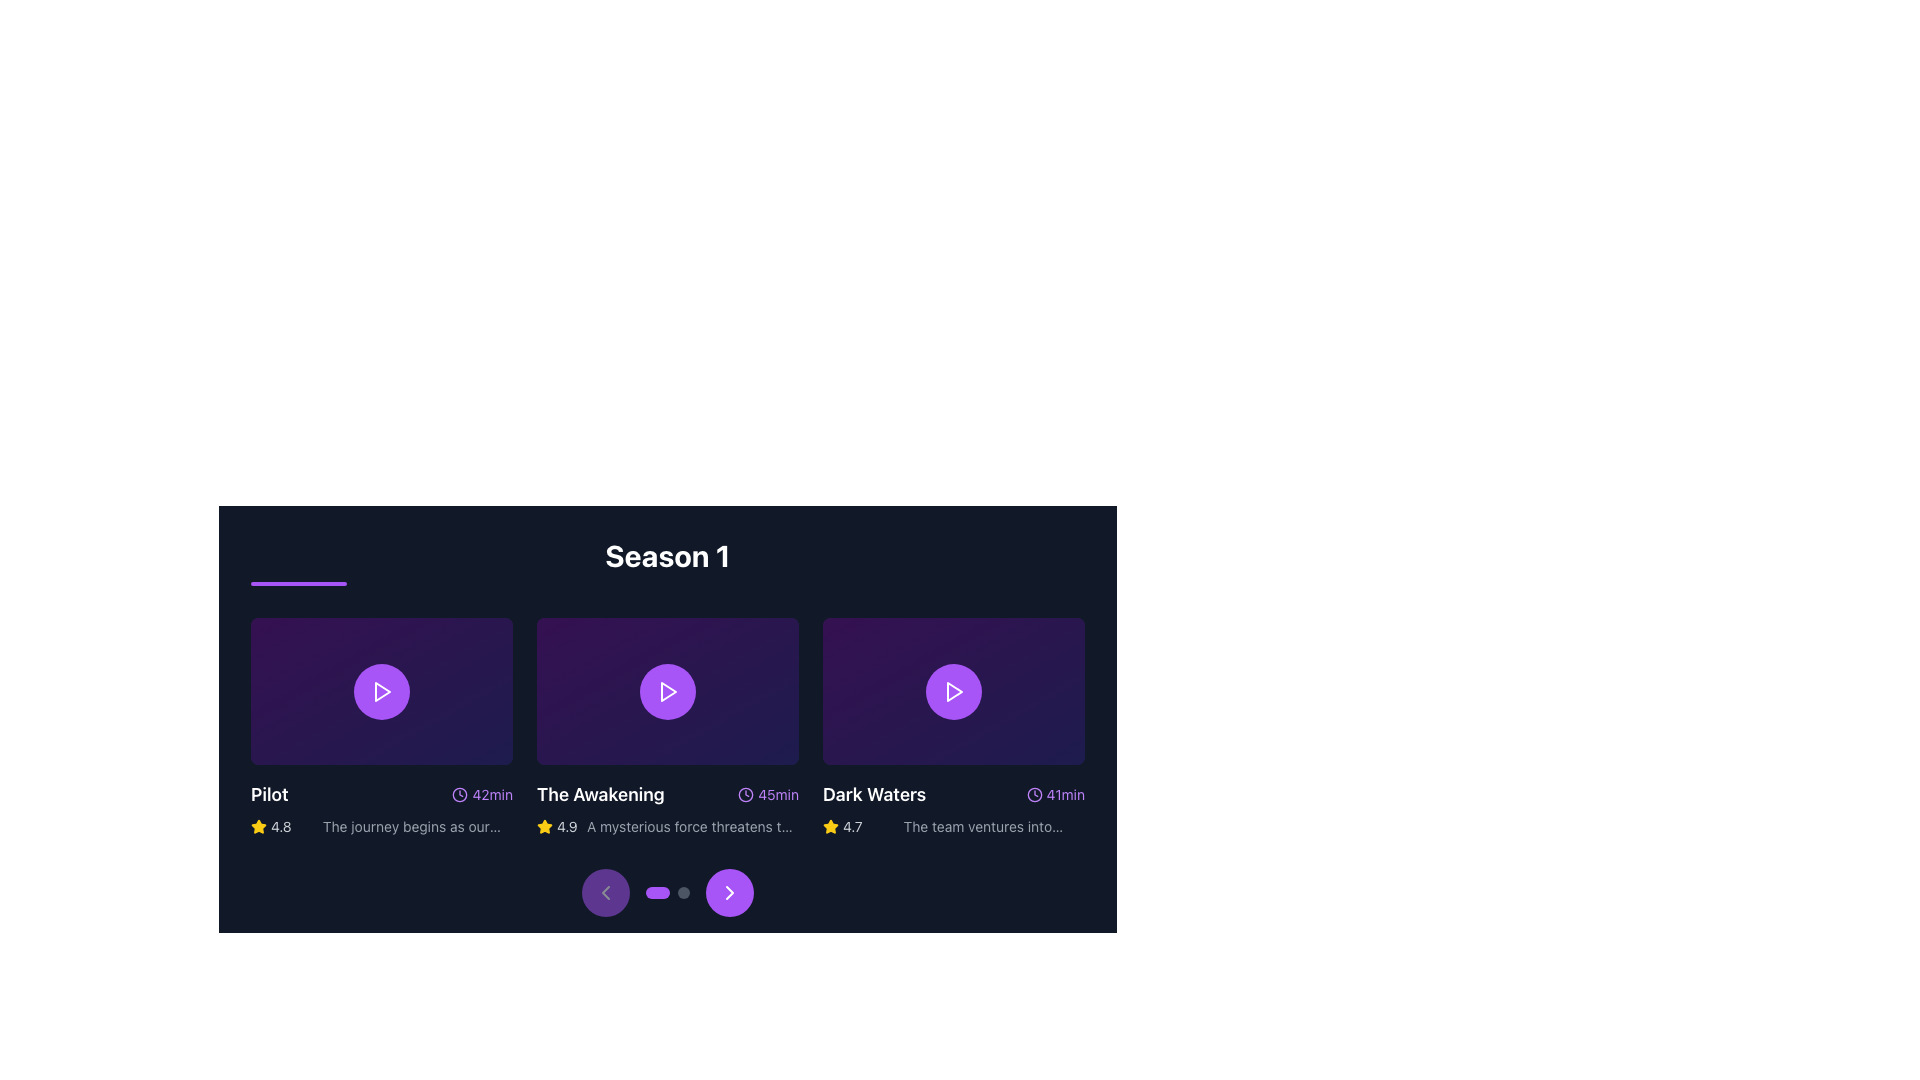  Describe the element at coordinates (459, 794) in the screenshot. I see `the purple clock icon located to the left of the text '42min' in the 'Pilot' section, which indicates time duration` at that location.